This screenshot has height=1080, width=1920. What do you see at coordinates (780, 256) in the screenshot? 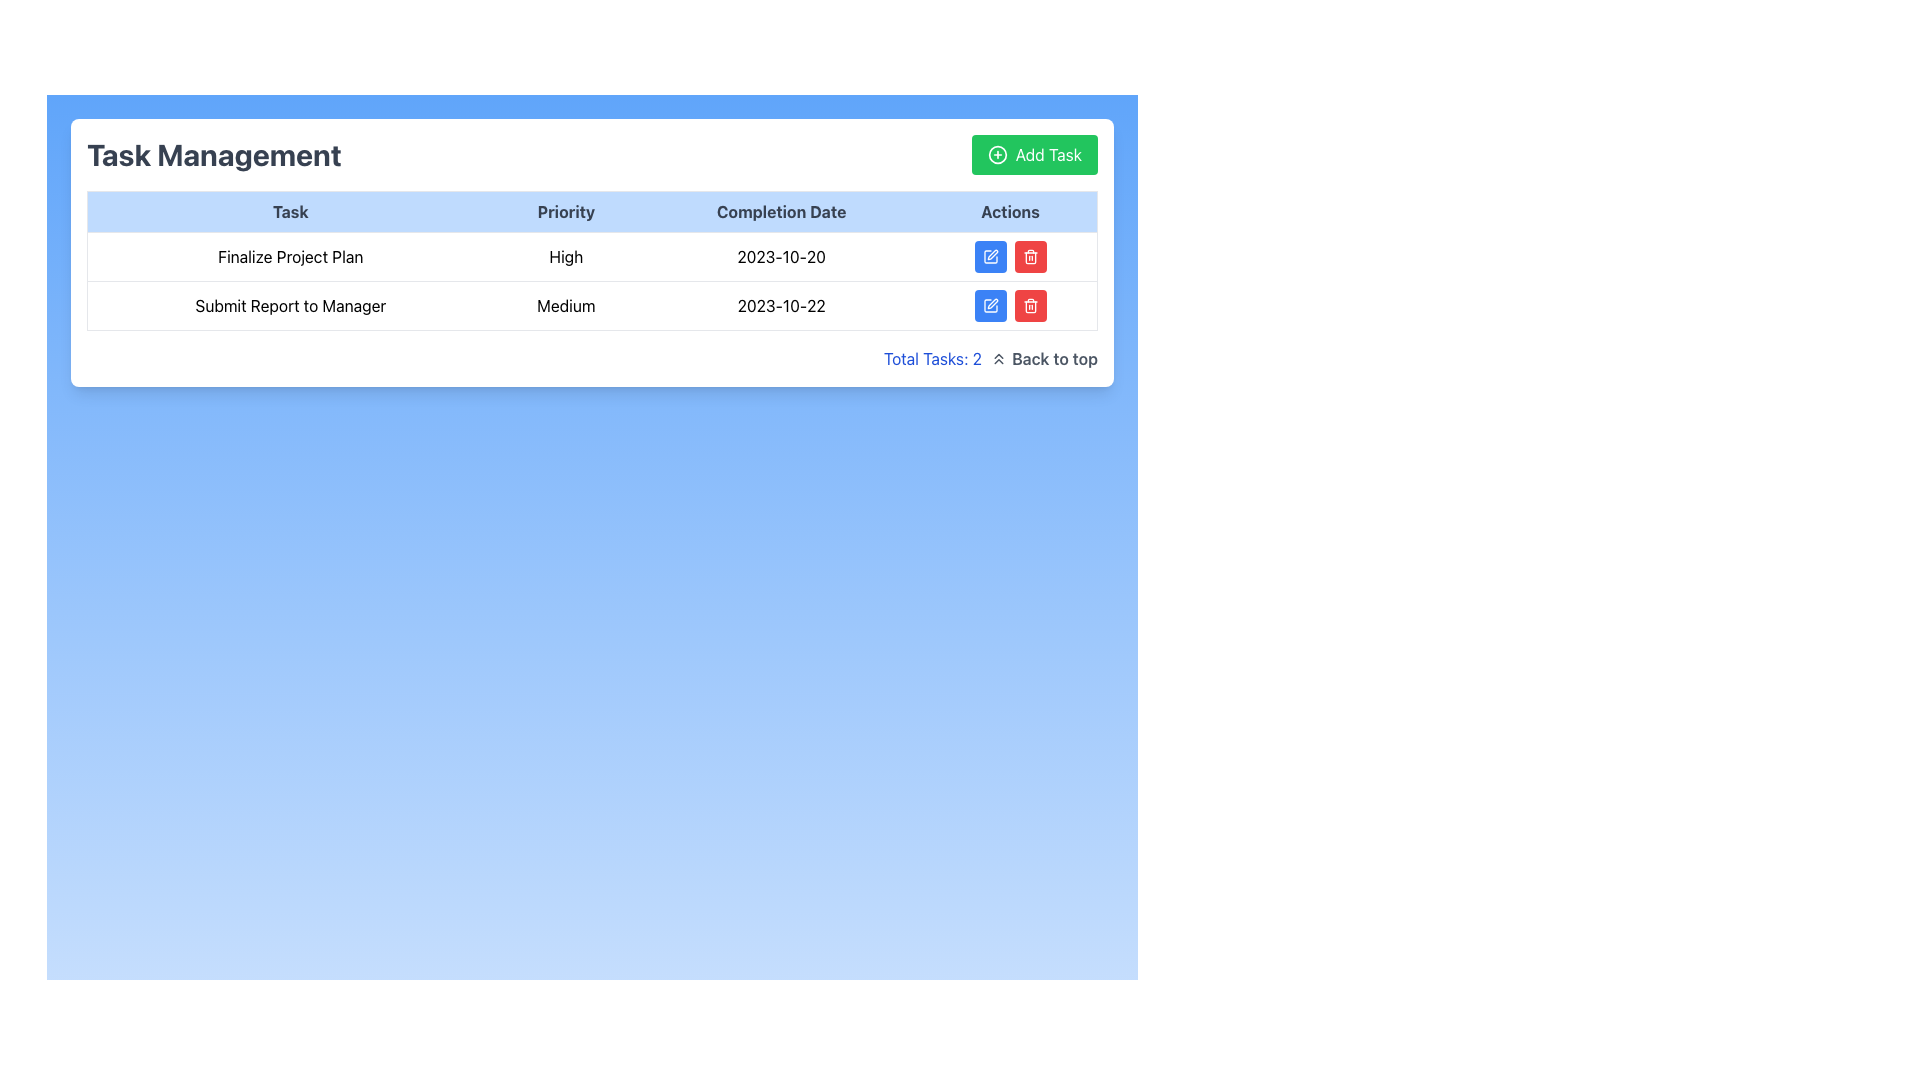
I see `the text label indicating the completion date for the task 'Finalize Project Plan' located in the 'Completion Date' column of the table under the 'High' priority row` at bounding box center [780, 256].